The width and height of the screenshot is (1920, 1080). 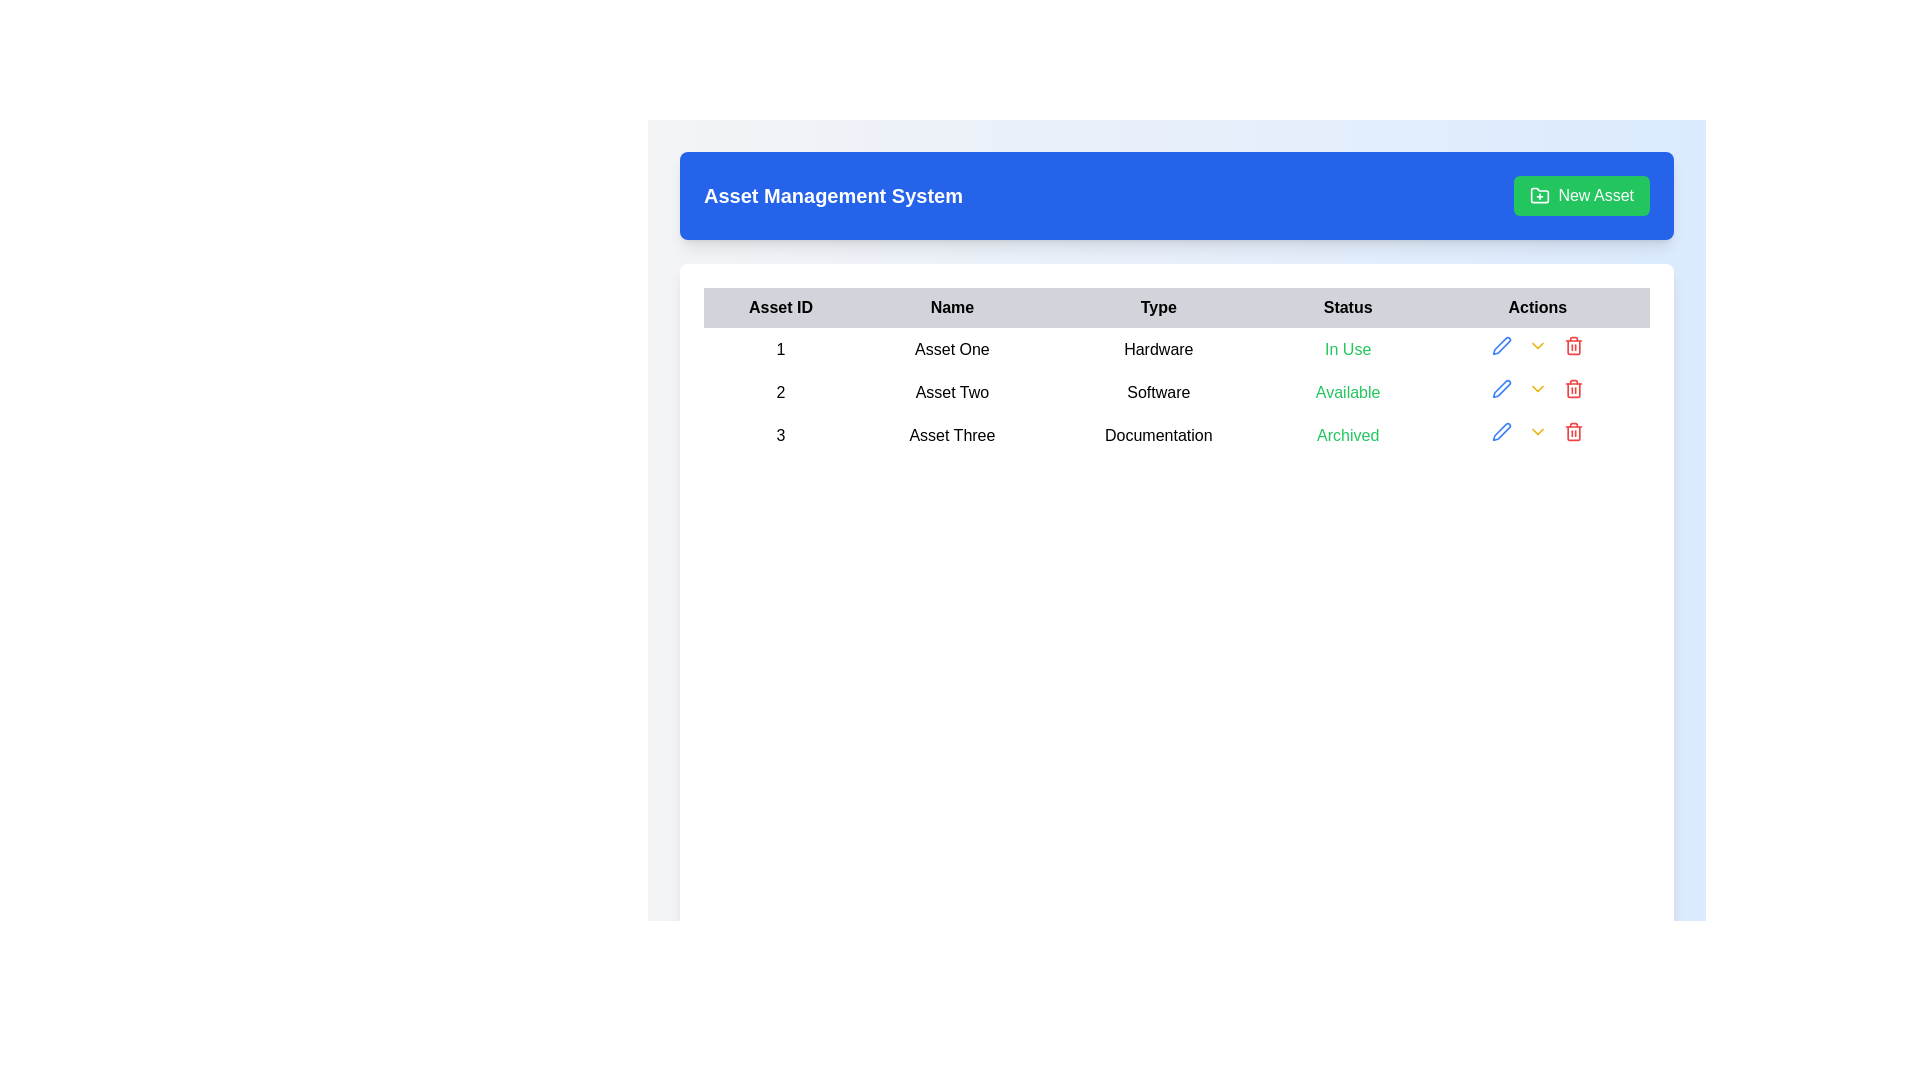 I want to click on the second row of the table in the 'Asset Management System' displaying information about 'Asset Two', so click(x=1176, y=392).